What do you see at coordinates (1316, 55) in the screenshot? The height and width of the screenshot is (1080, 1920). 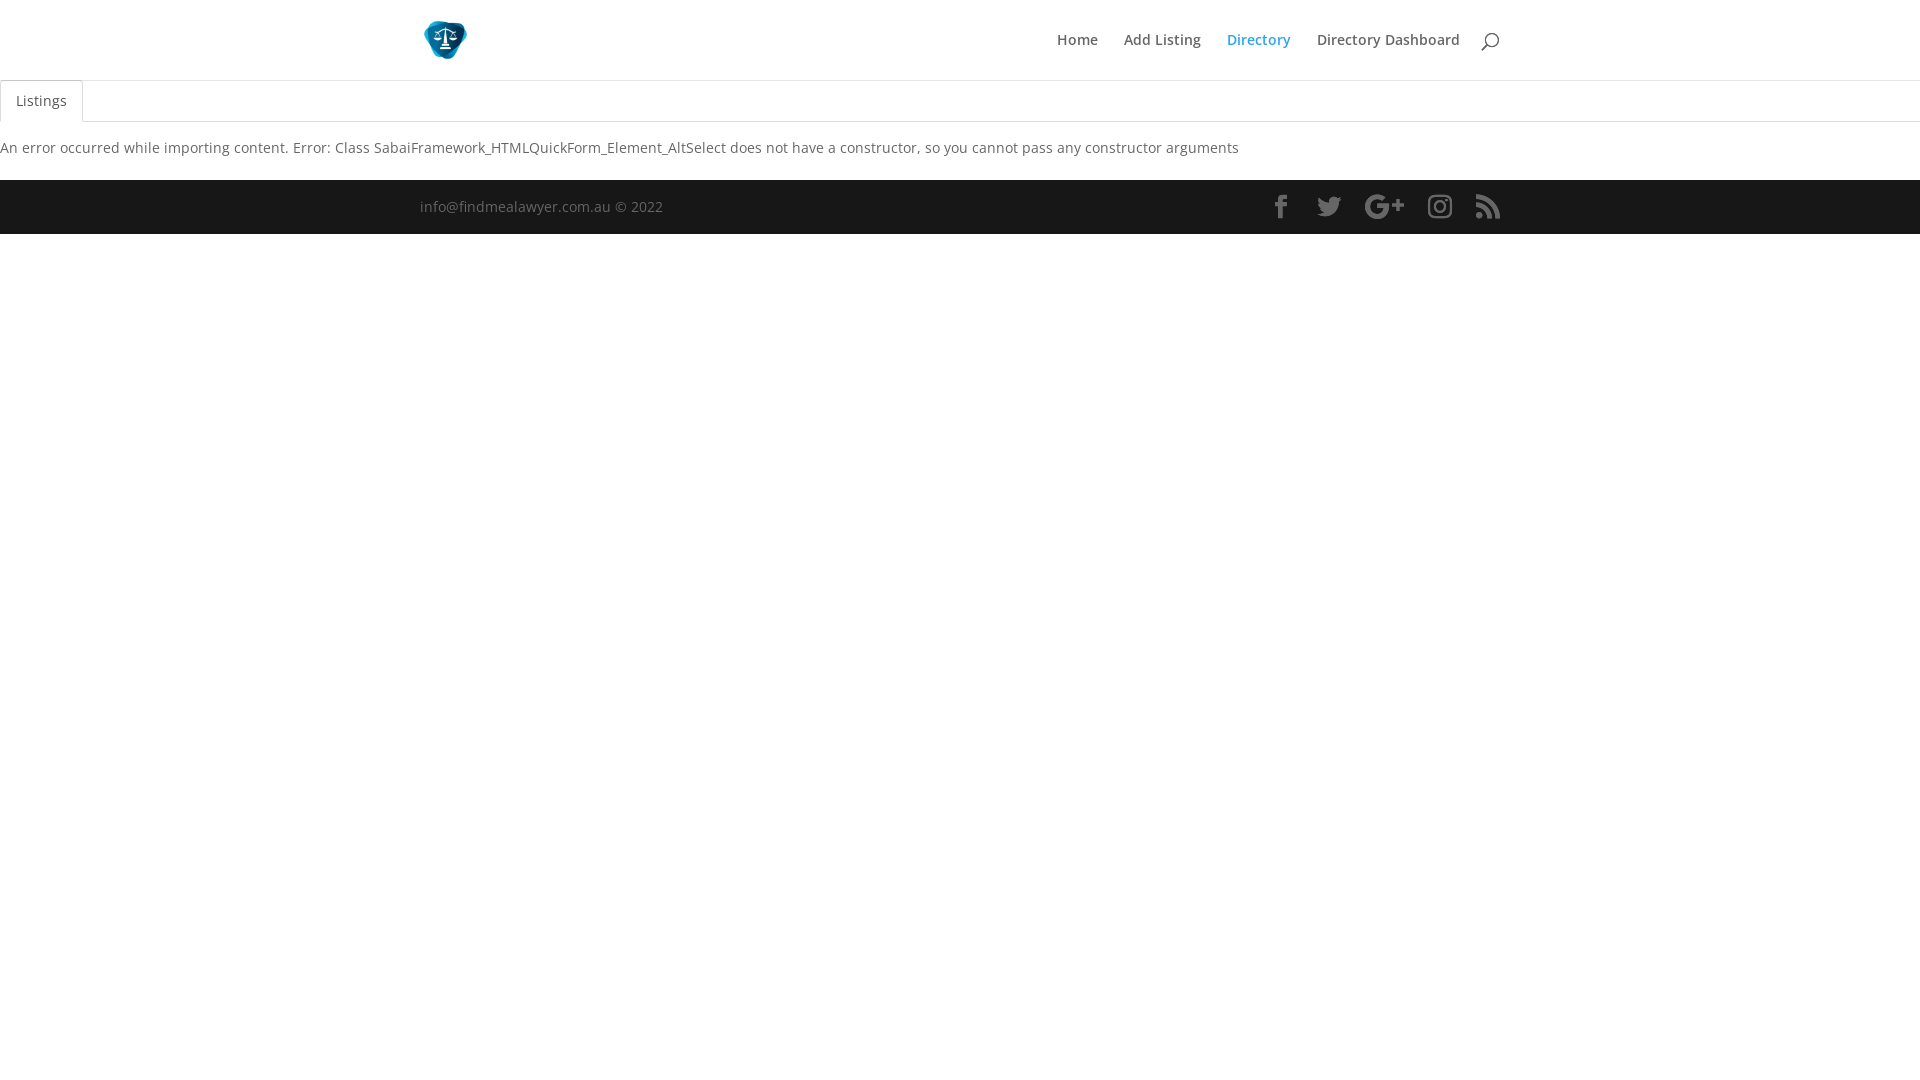 I see `'Directory Dashboard'` at bounding box center [1316, 55].